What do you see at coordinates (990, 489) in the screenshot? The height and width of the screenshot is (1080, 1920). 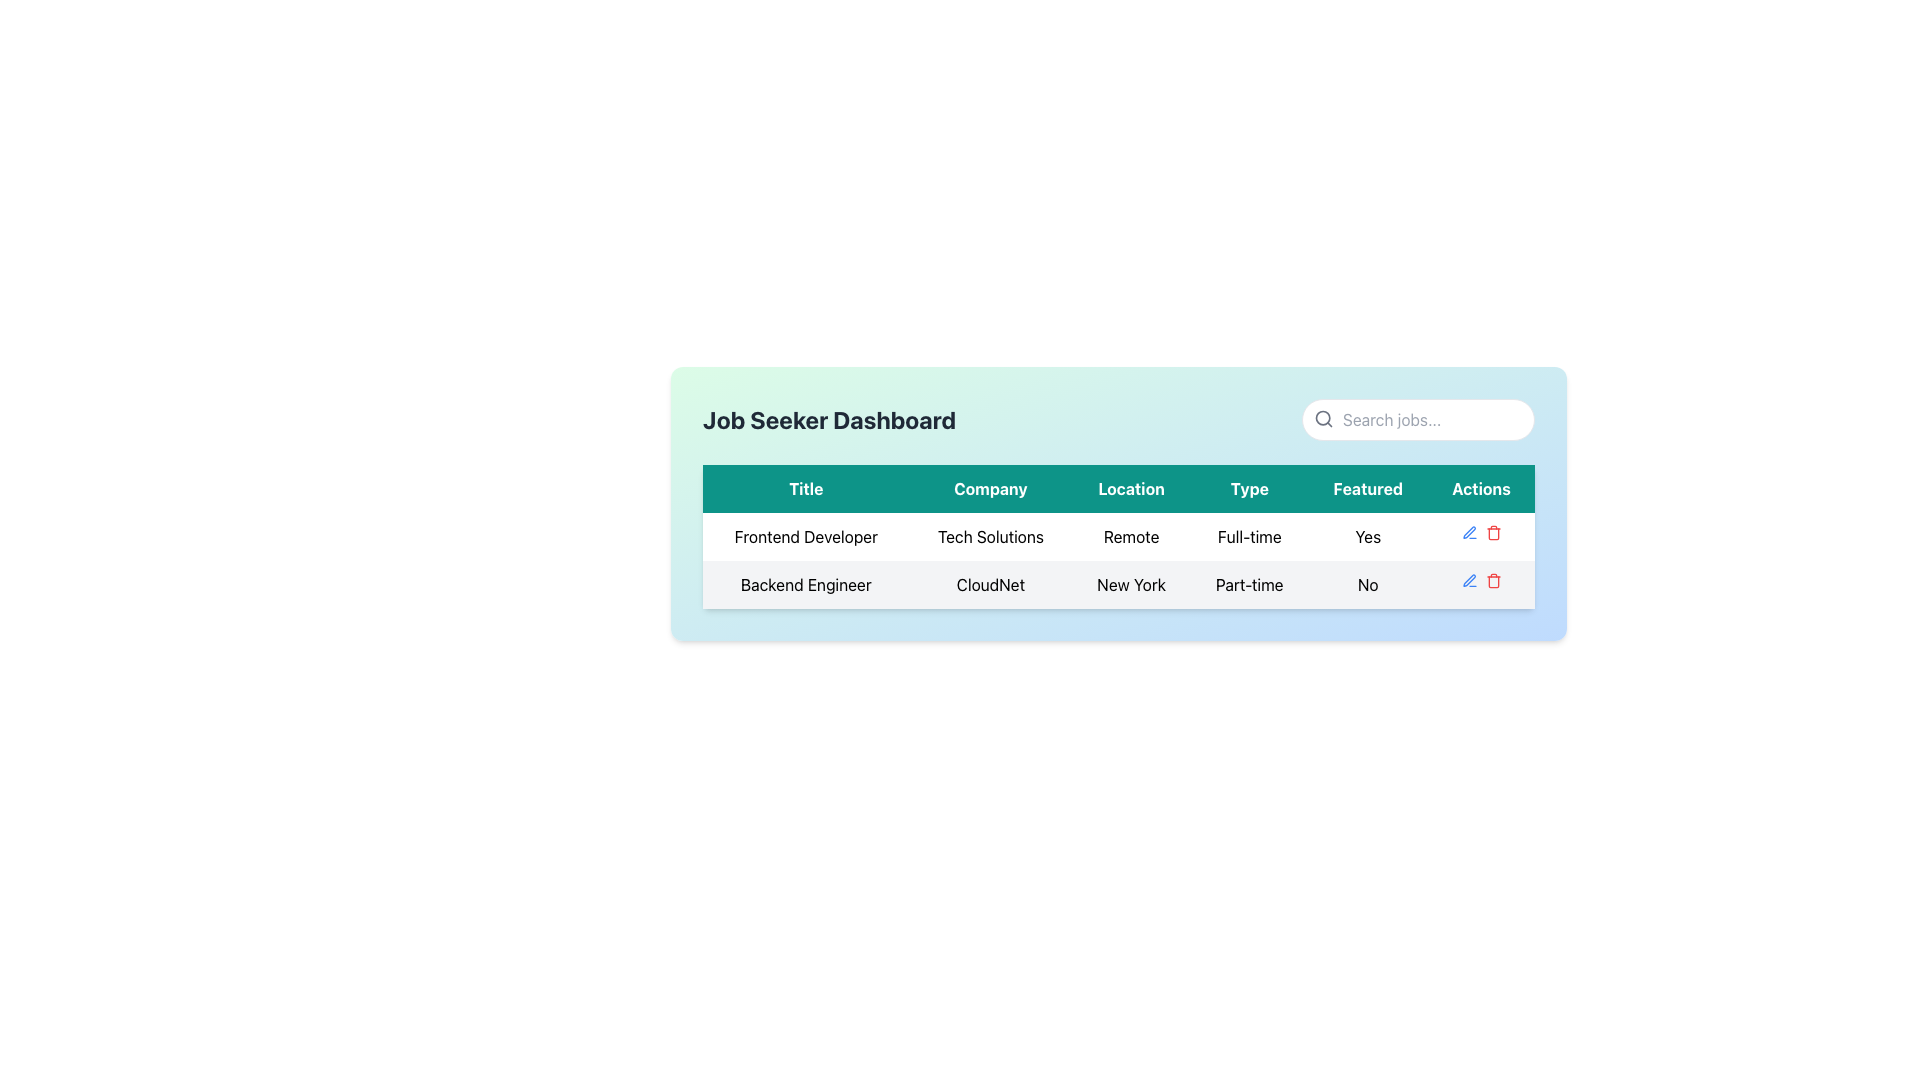 I see `the 'Company' table header, which is the second header item styled with white text on a green background` at bounding box center [990, 489].